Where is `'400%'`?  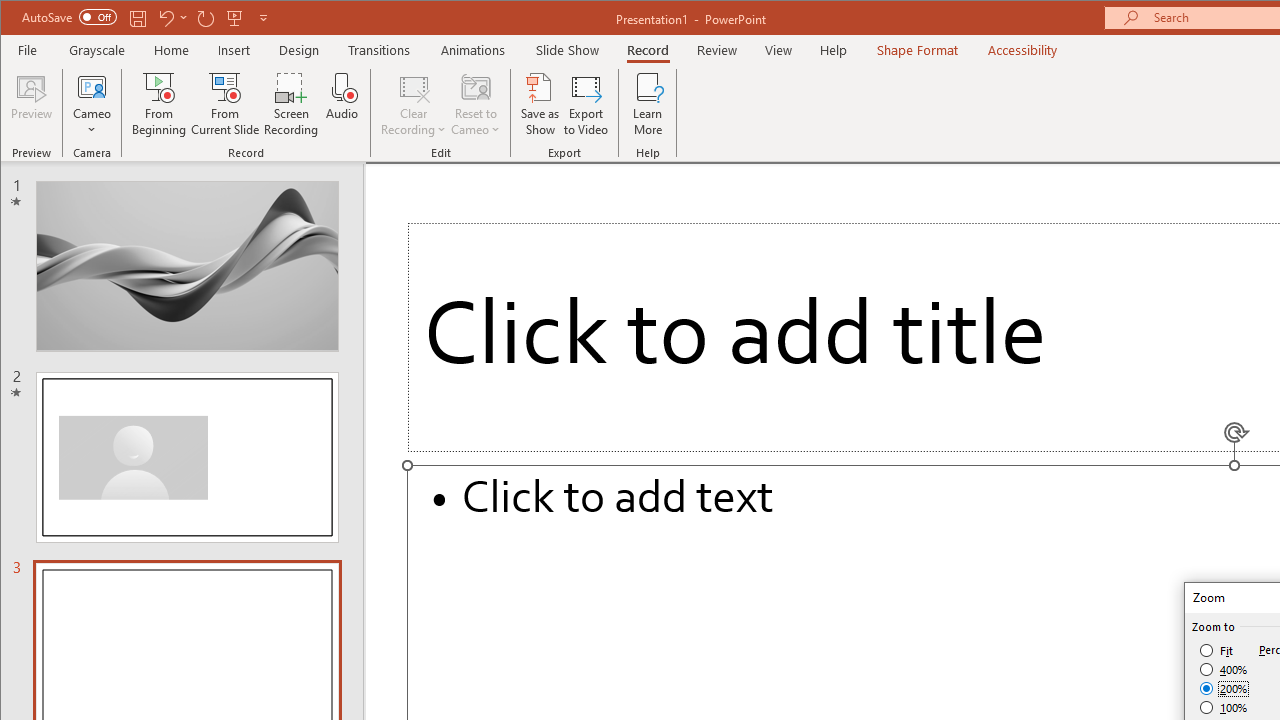
'400%' is located at coordinates (1223, 669).